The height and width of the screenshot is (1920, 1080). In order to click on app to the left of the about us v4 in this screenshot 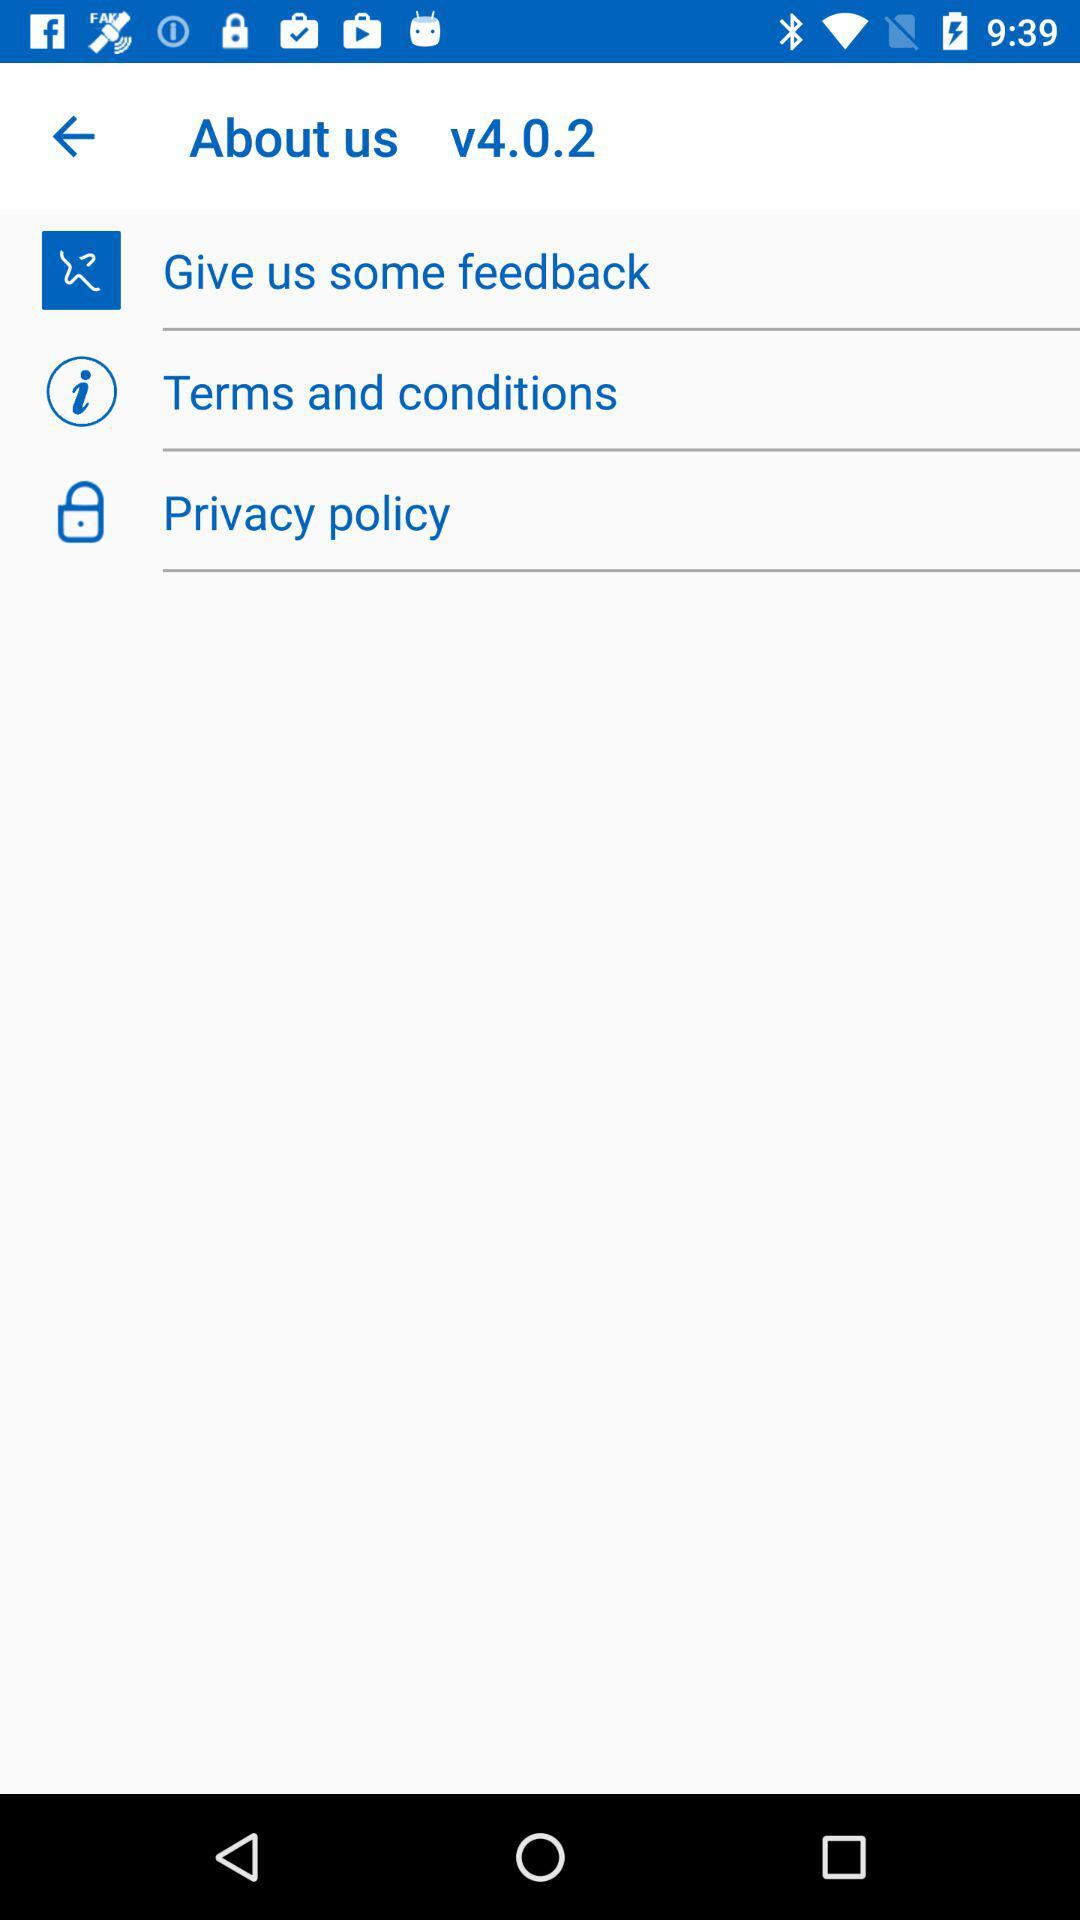, I will do `click(72, 135)`.